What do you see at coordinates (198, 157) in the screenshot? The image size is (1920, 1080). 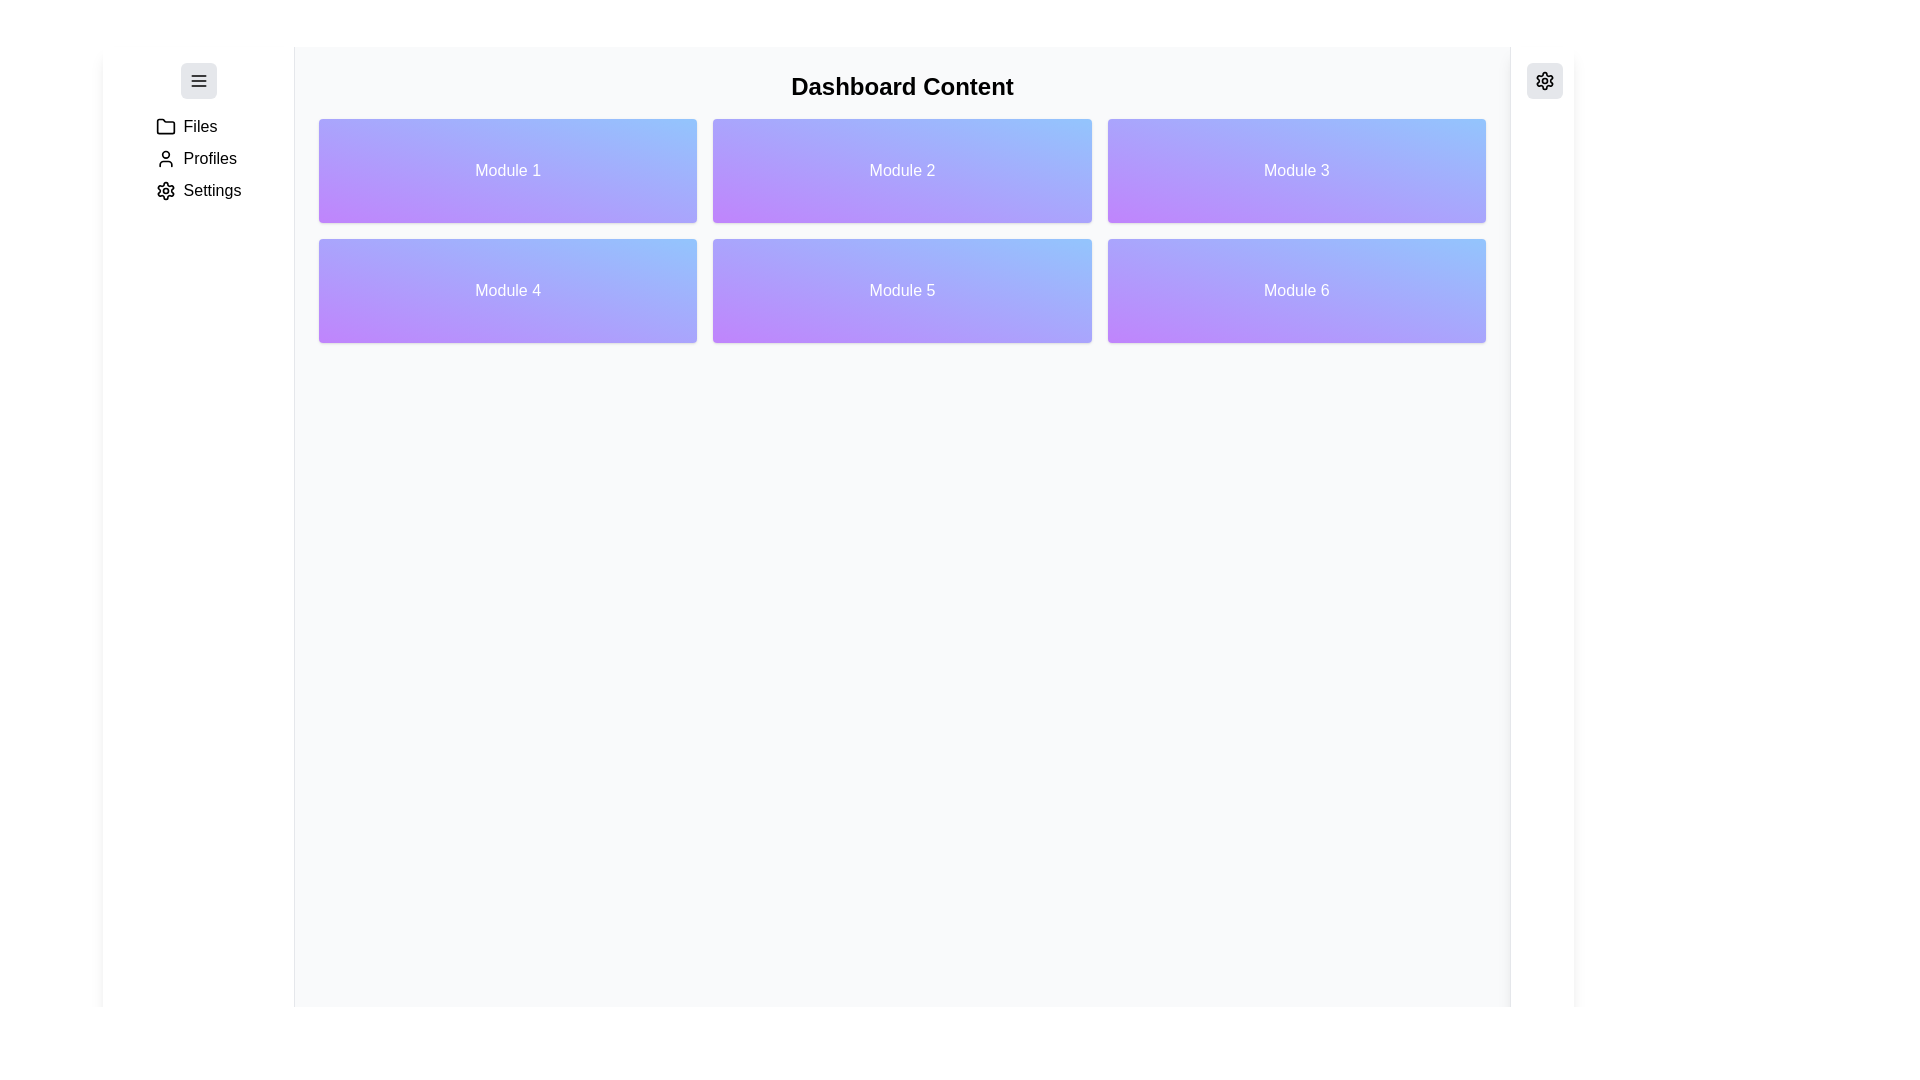 I see `the 'Profiles' menu item, which features a user icon on the left and the word 'Profiles' styled in a clean font, located as the second option in the menu` at bounding box center [198, 157].